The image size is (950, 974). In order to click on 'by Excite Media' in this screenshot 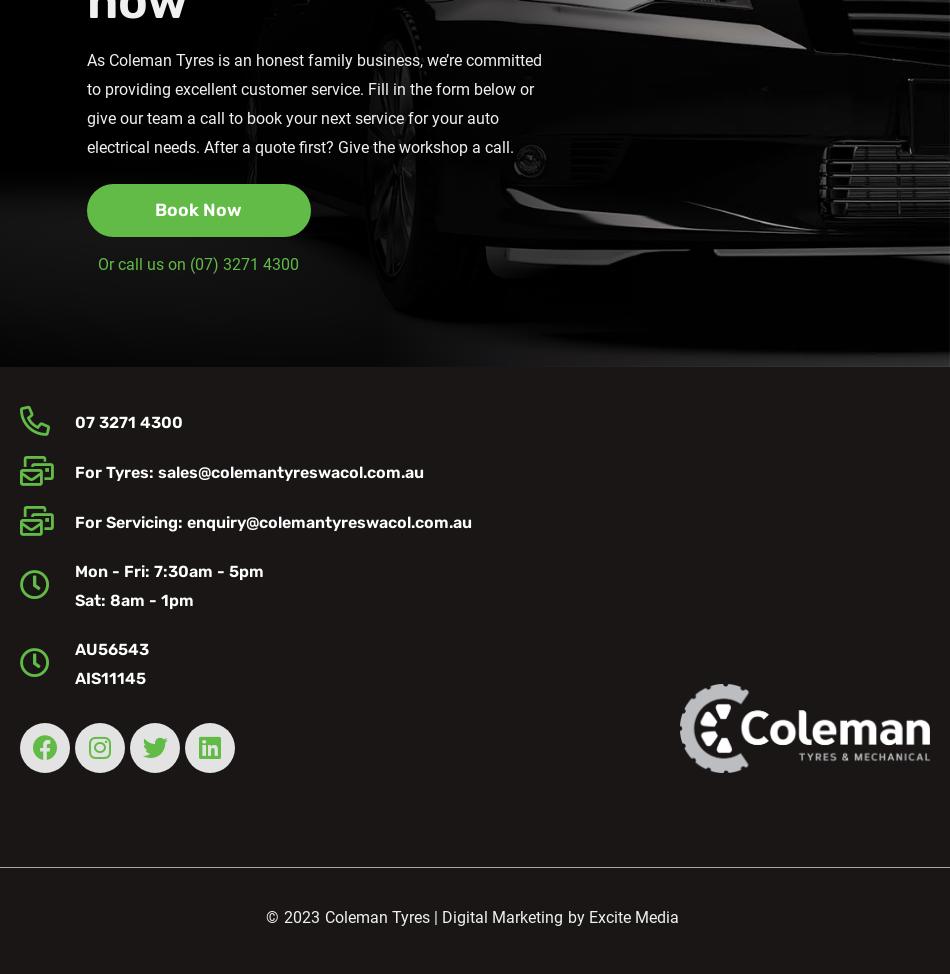, I will do `click(623, 916)`.